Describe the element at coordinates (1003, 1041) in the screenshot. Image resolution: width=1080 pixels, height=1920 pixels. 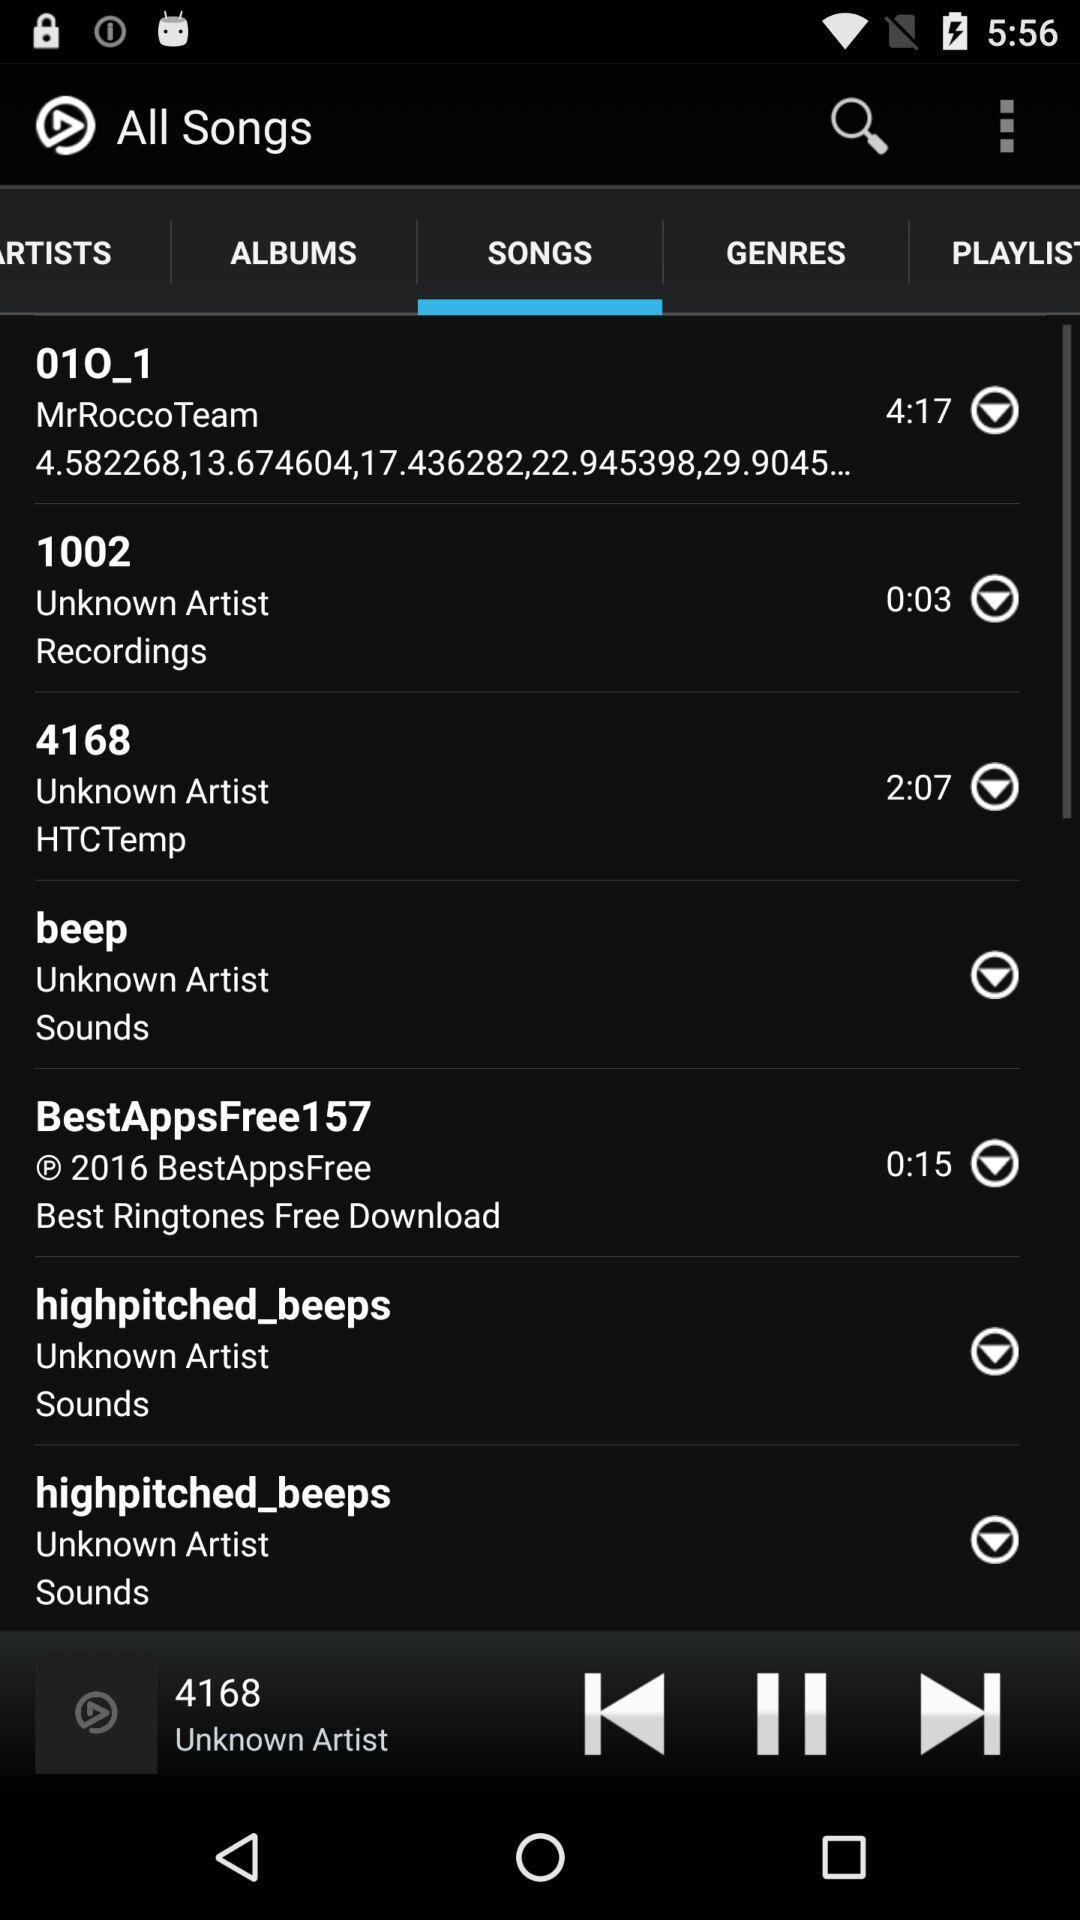
I see `the visibility icon` at that location.